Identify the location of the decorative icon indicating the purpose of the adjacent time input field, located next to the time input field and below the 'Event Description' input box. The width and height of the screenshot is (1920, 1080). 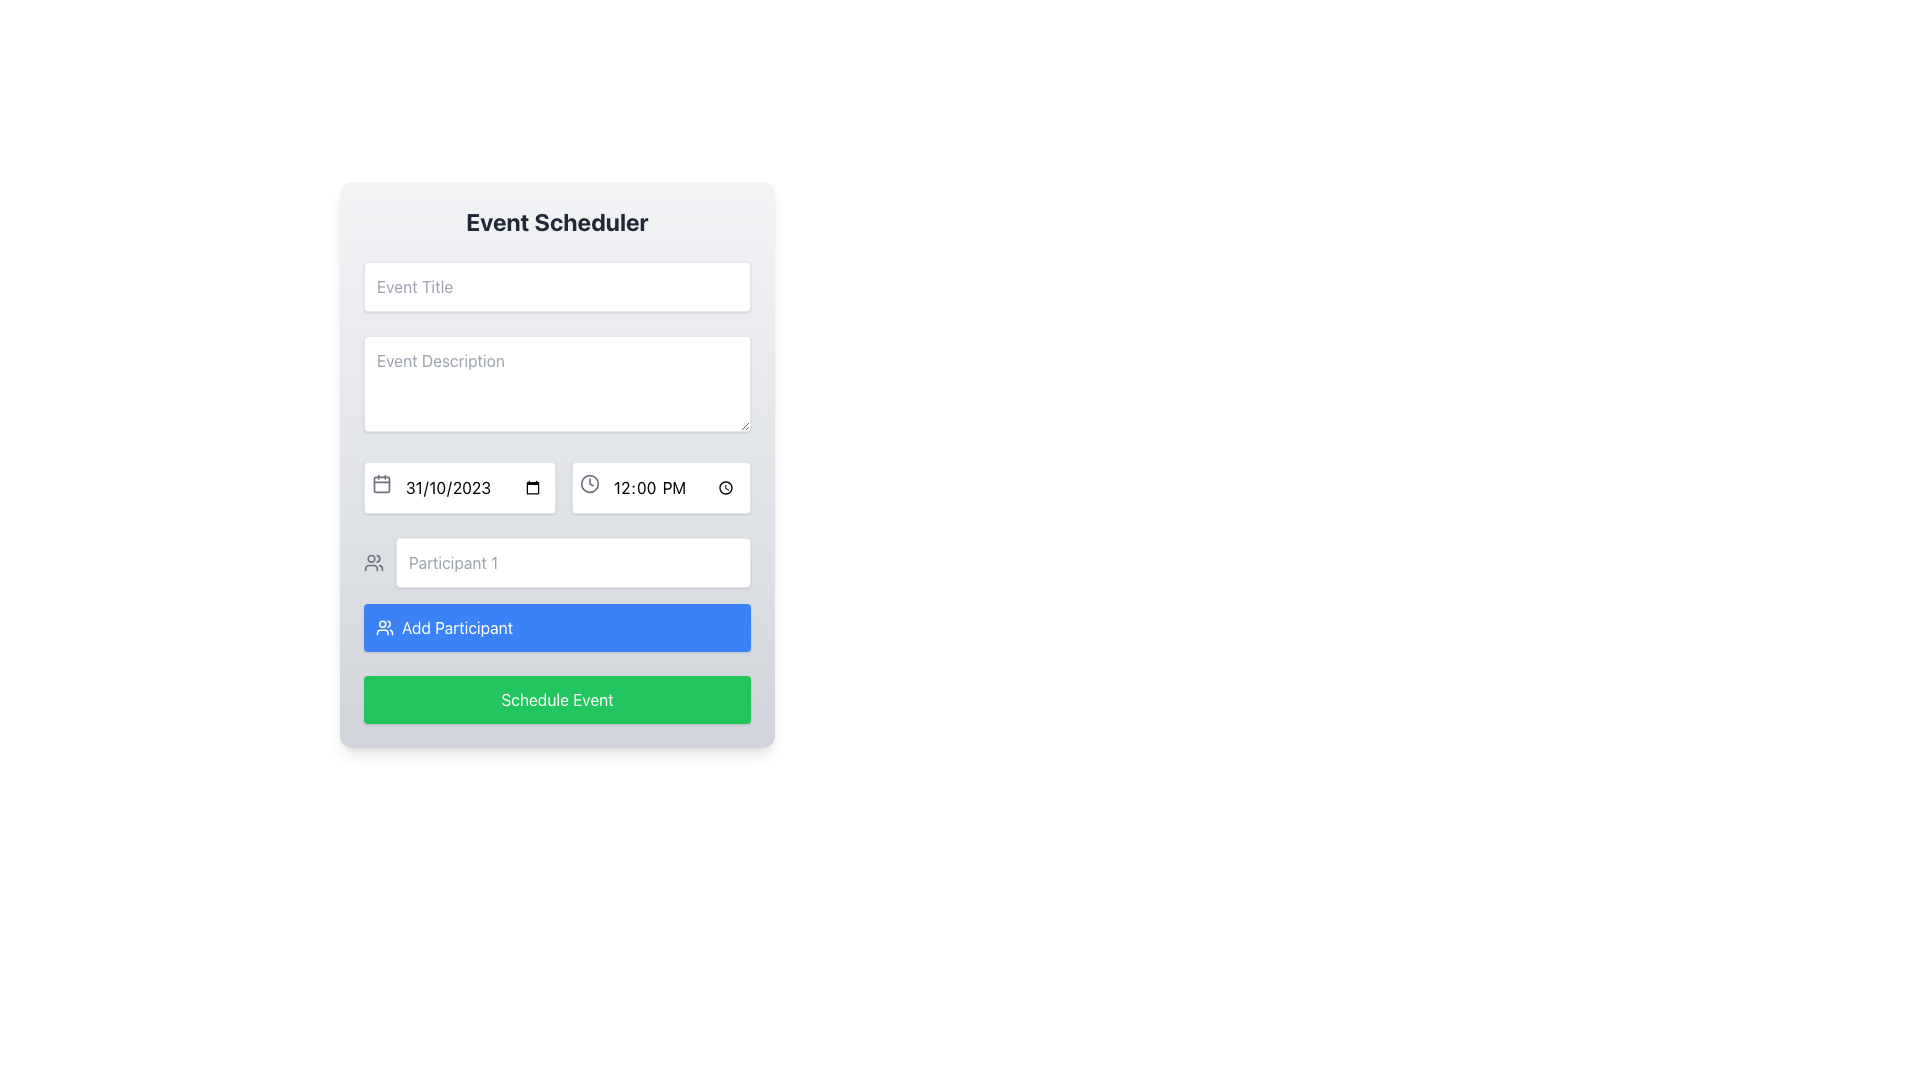
(589, 483).